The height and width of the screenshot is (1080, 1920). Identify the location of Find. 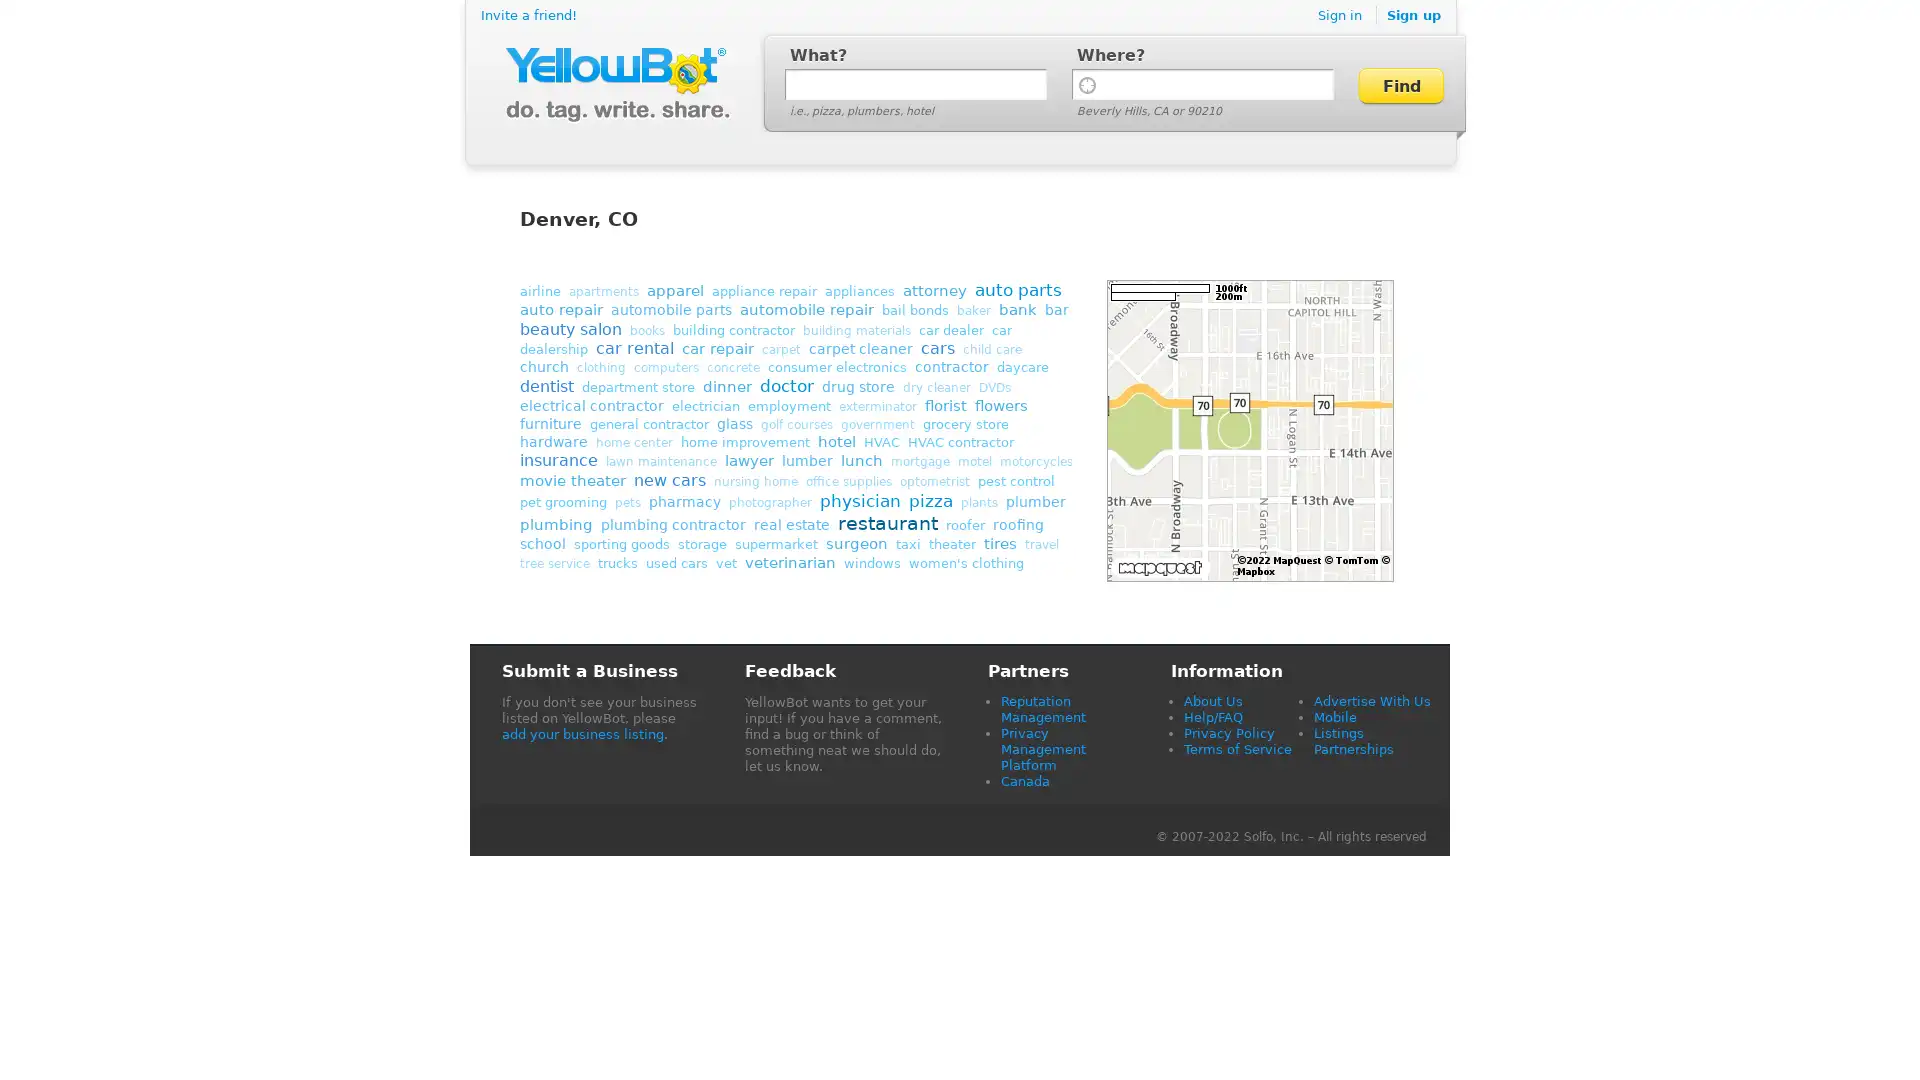
(1400, 84).